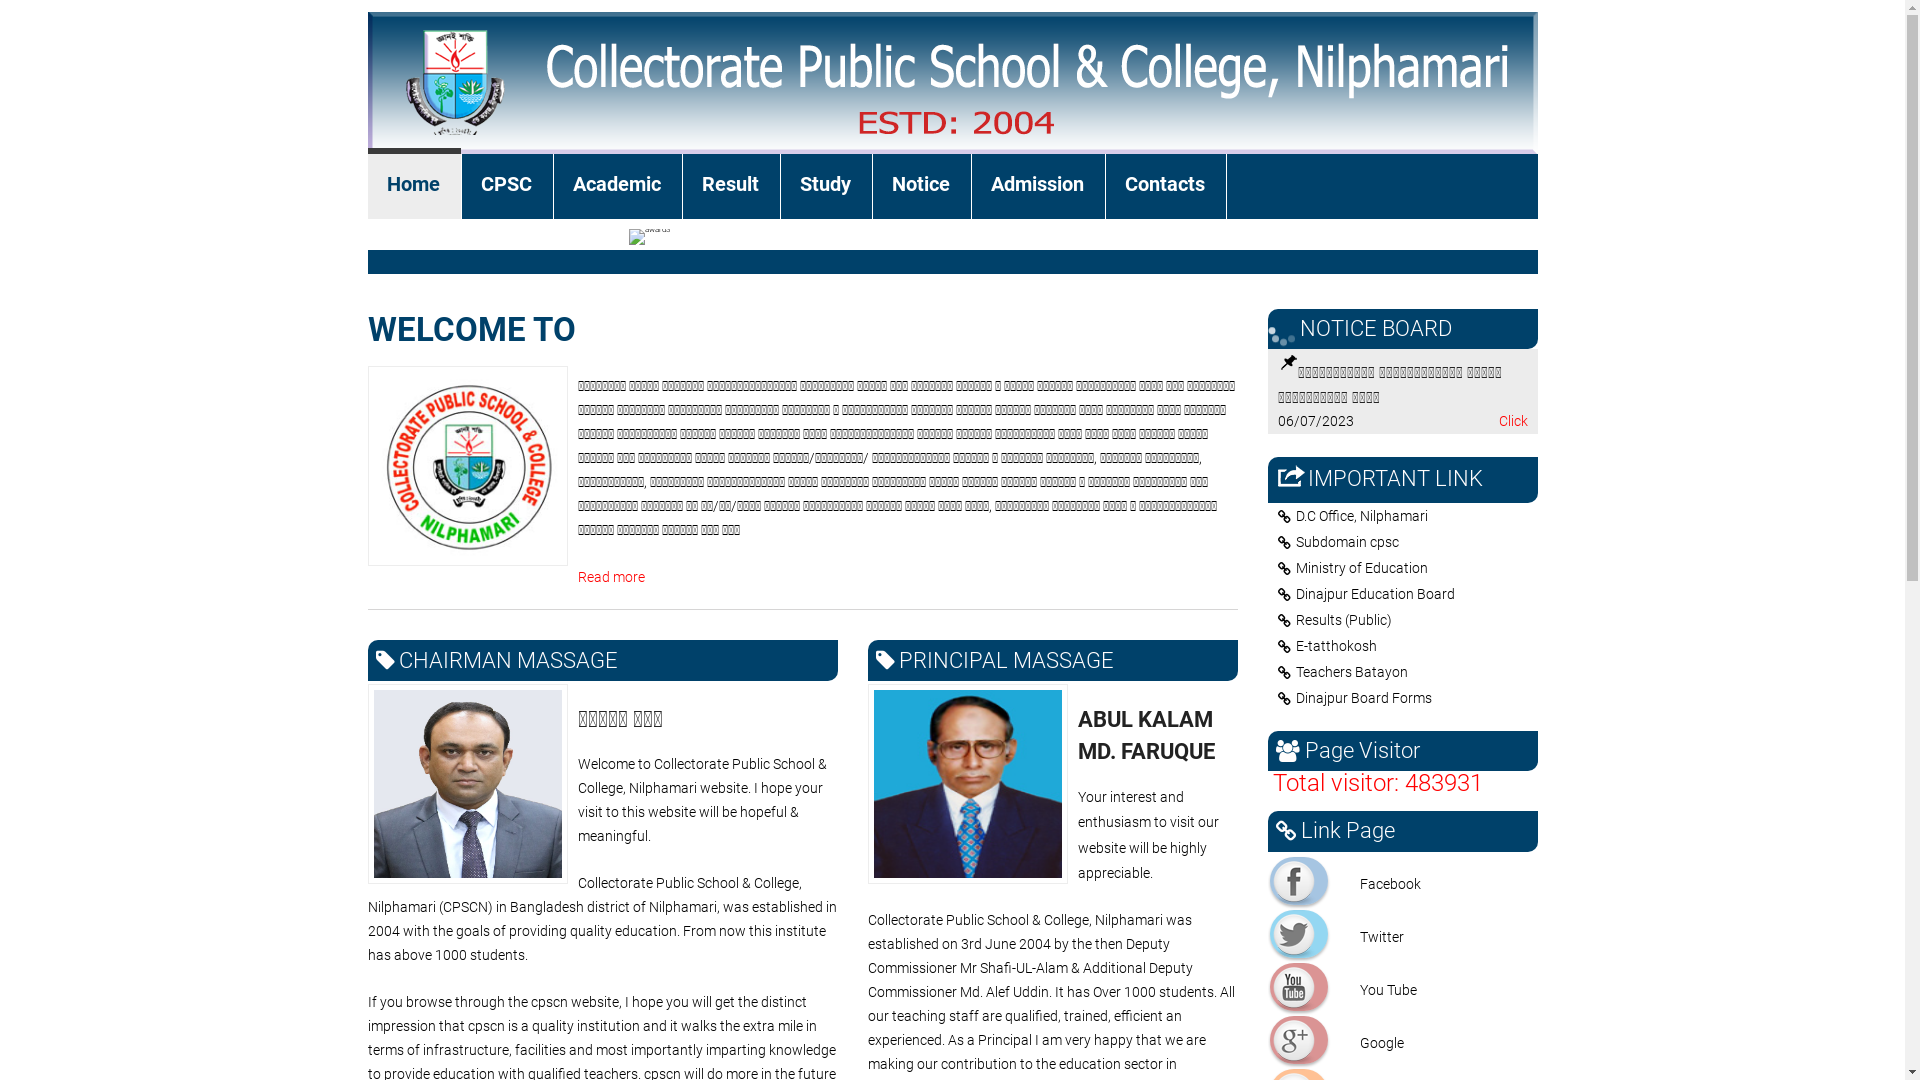 The image size is (1920, 1080). I want to click on 'Home', so click(413, 186).